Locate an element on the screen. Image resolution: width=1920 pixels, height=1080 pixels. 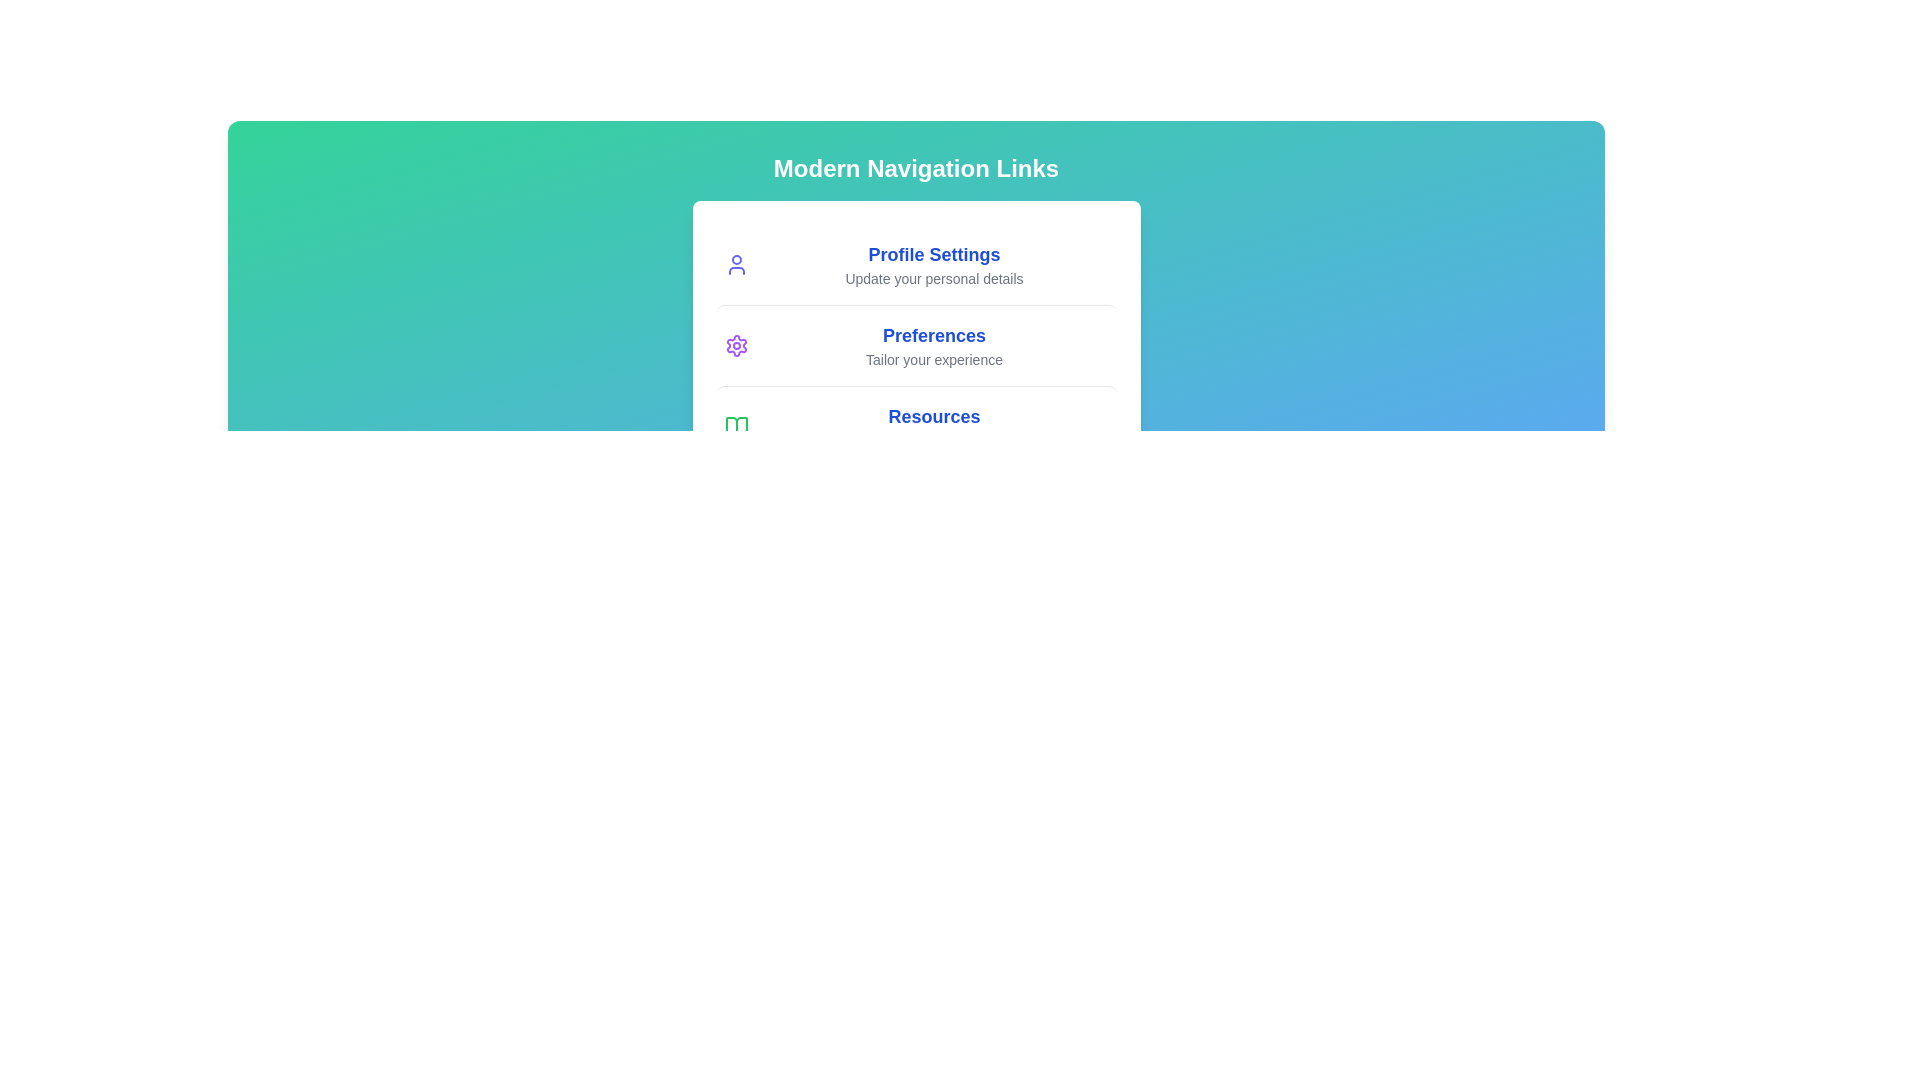
the 'Resources' hyperlink in the composite component, which includes the text 'Access helpful guides' is located at coordinates (933, 426).